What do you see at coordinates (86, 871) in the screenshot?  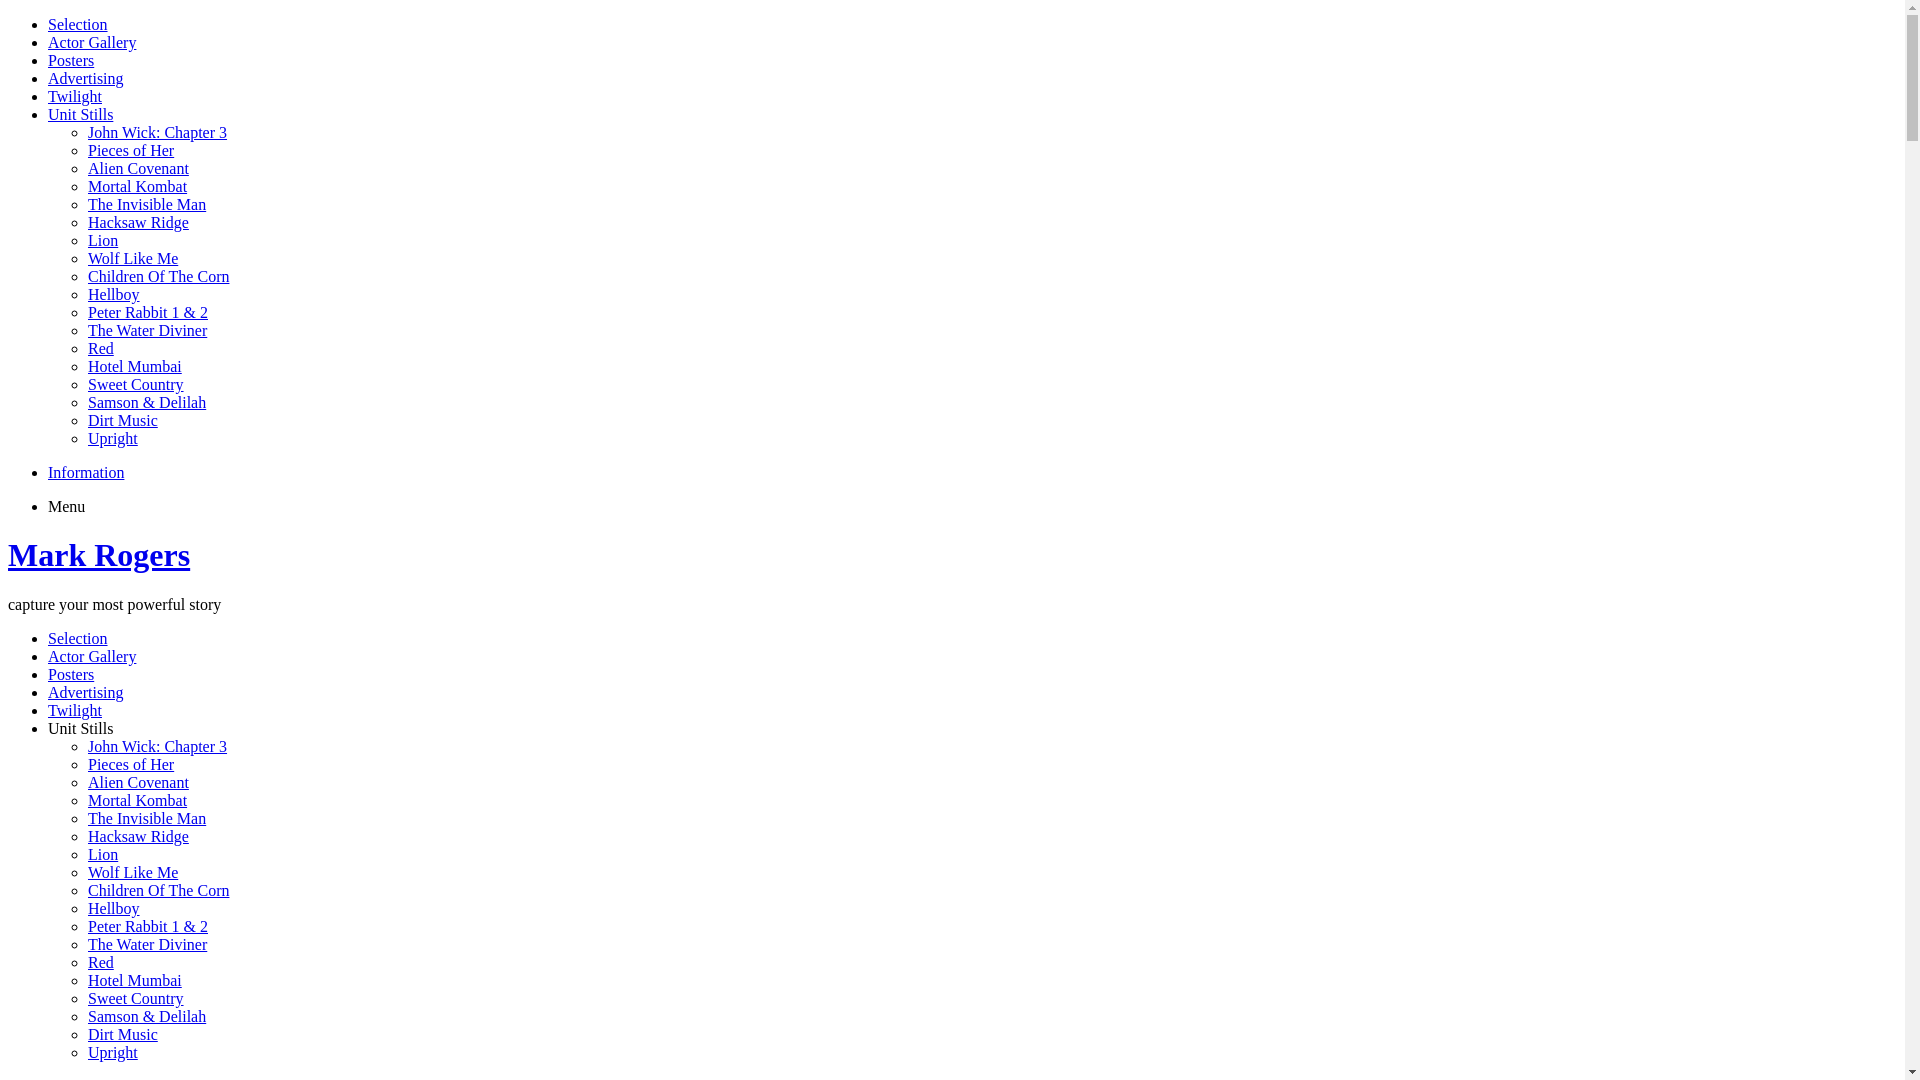 I see `'Wolf Like Me'` at bounding box center [86, 871].